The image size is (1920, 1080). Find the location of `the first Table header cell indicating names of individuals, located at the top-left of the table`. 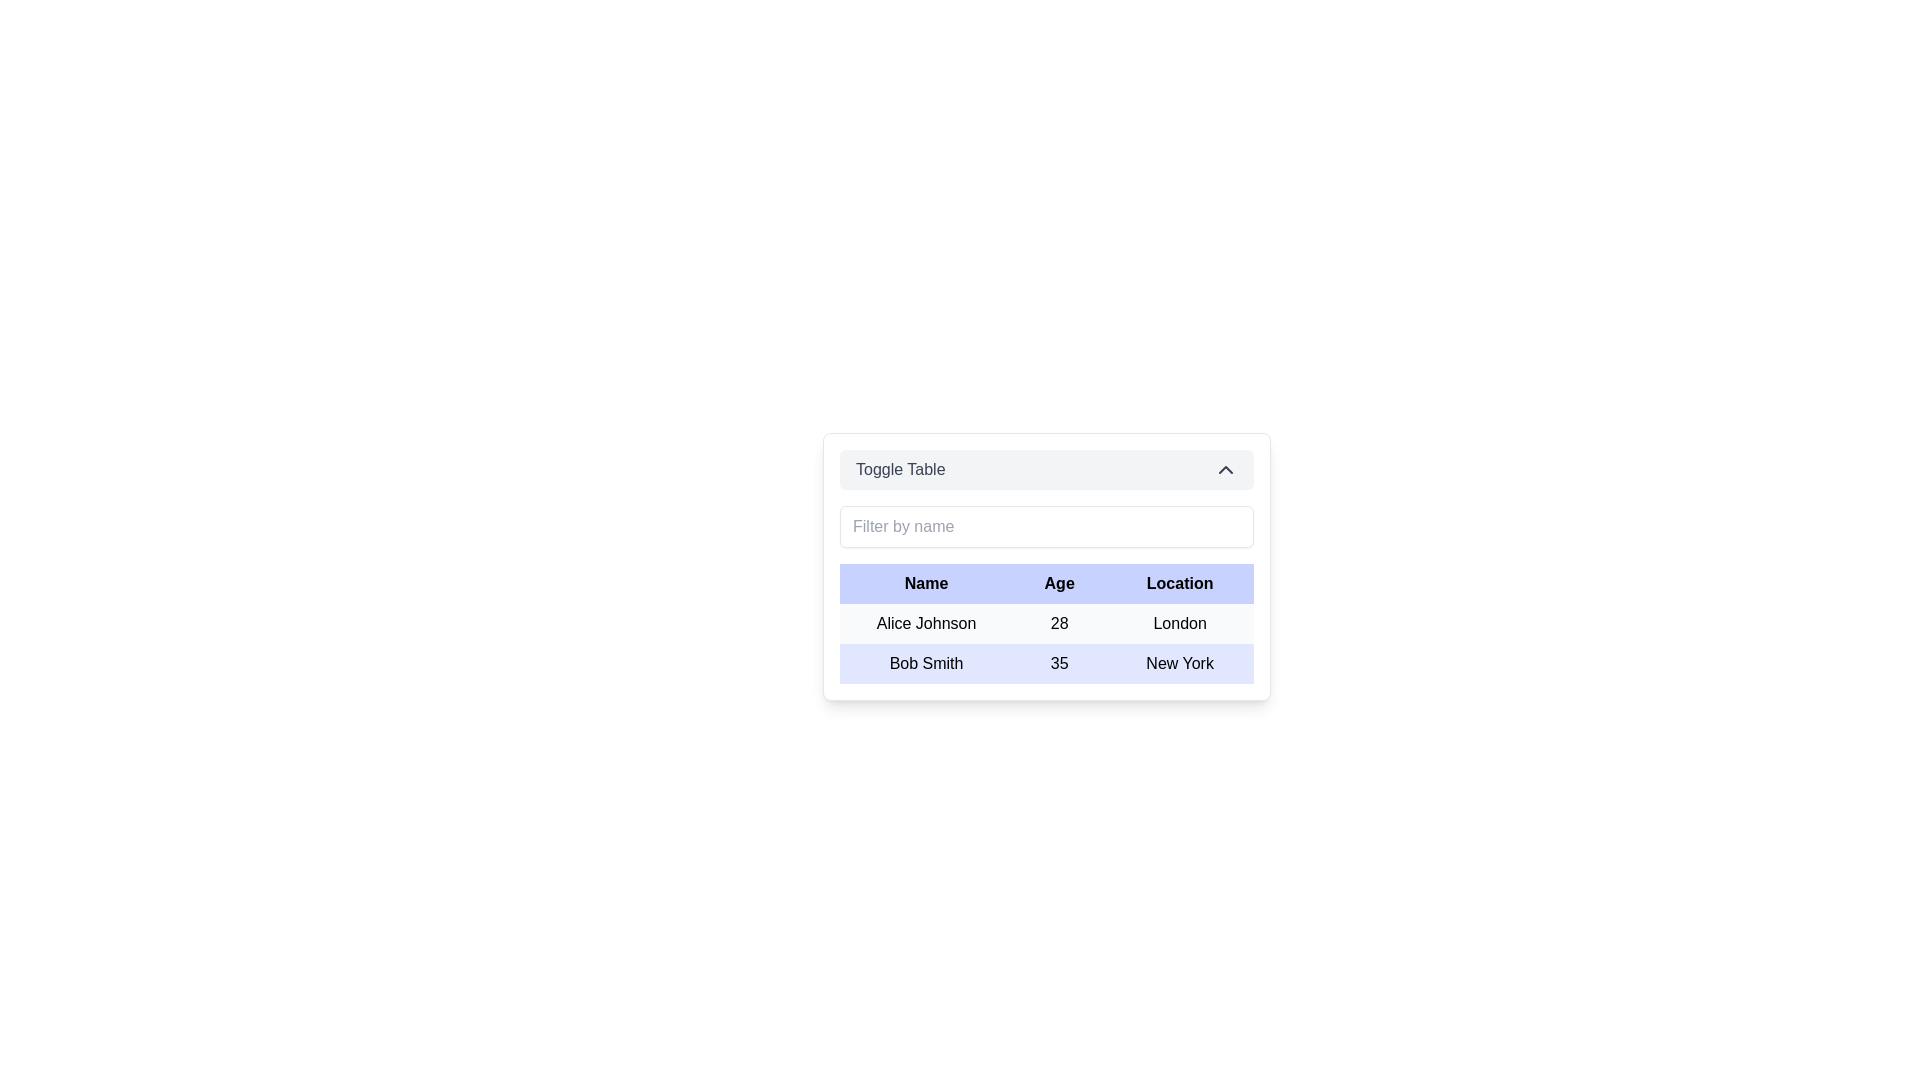

the first Table header cell indicating names of individuals, located at the top-left of the table is located at coordinates (925, 583).